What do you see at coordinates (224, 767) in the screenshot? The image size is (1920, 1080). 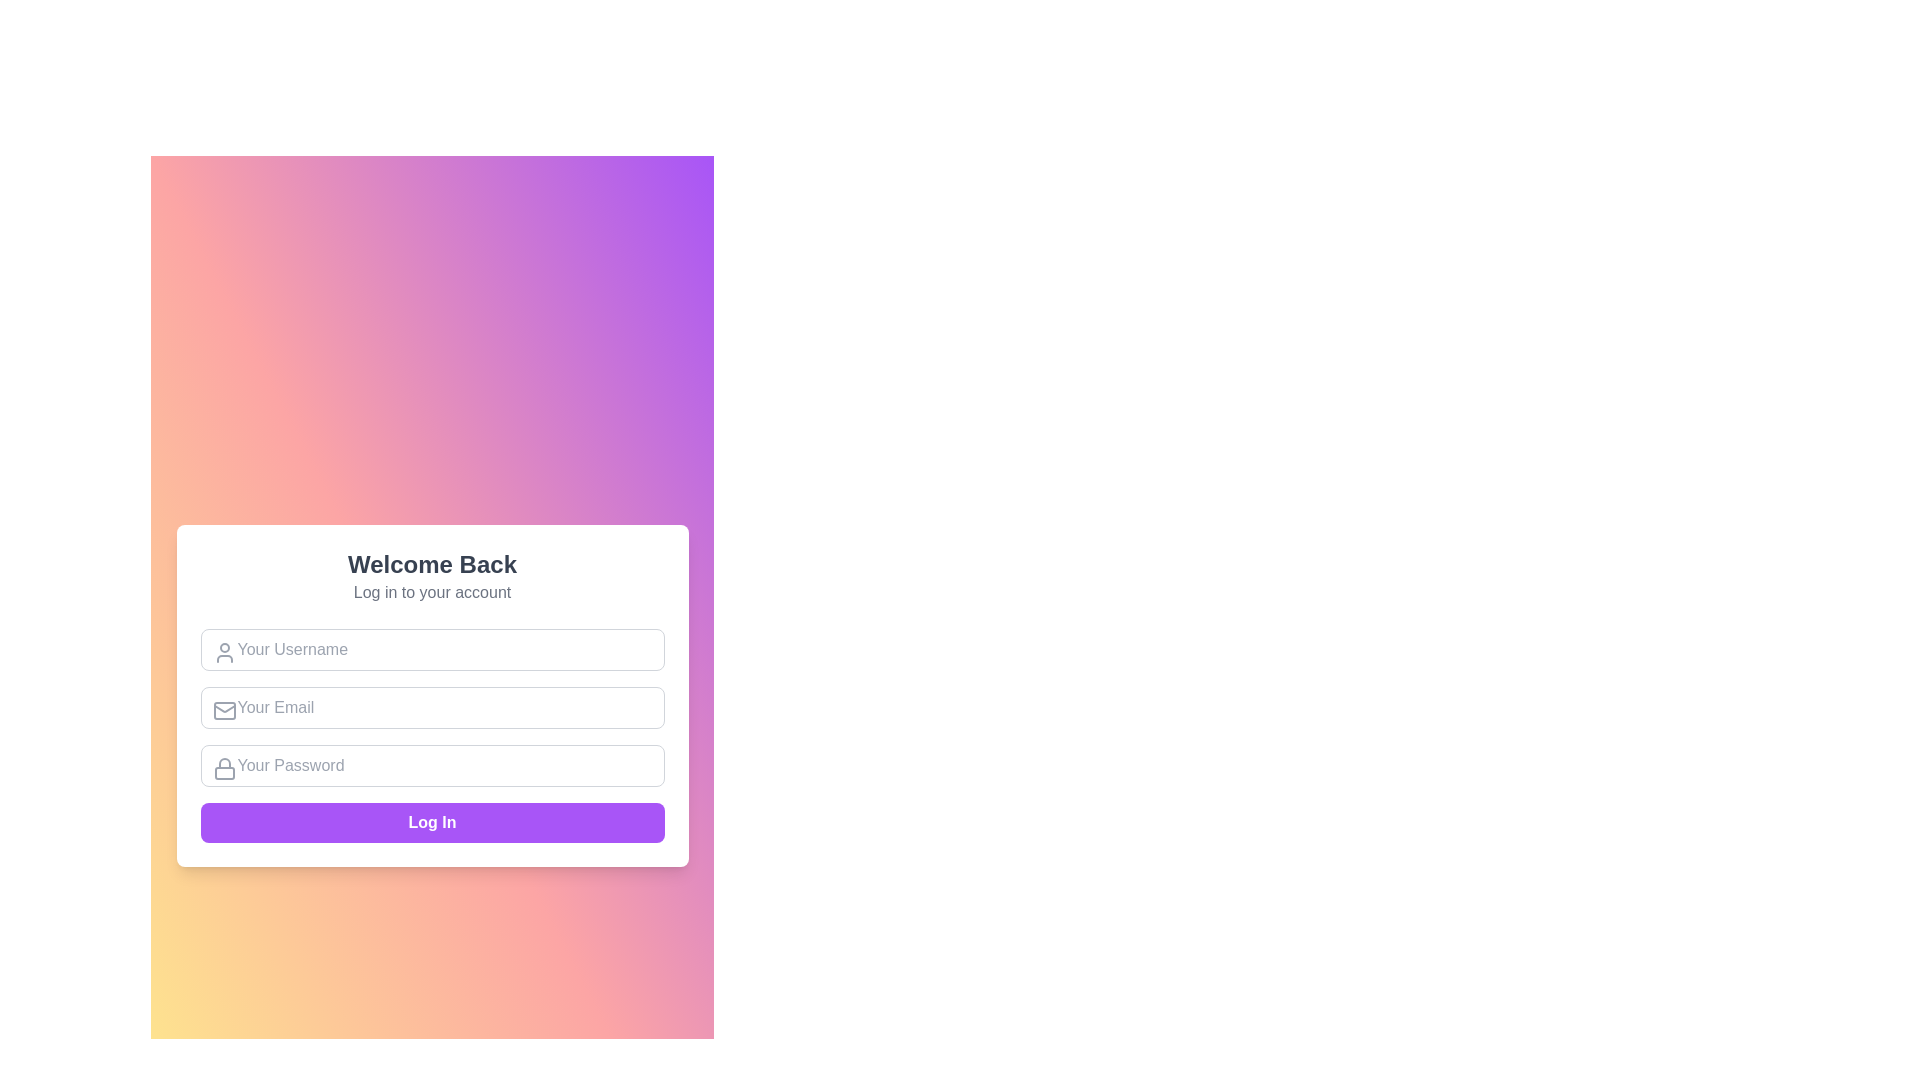 I see `the SVG lock icon styled with 'text-gray-400', located to the left of the 'Your Password' input field` at bounding box center [224, 767].